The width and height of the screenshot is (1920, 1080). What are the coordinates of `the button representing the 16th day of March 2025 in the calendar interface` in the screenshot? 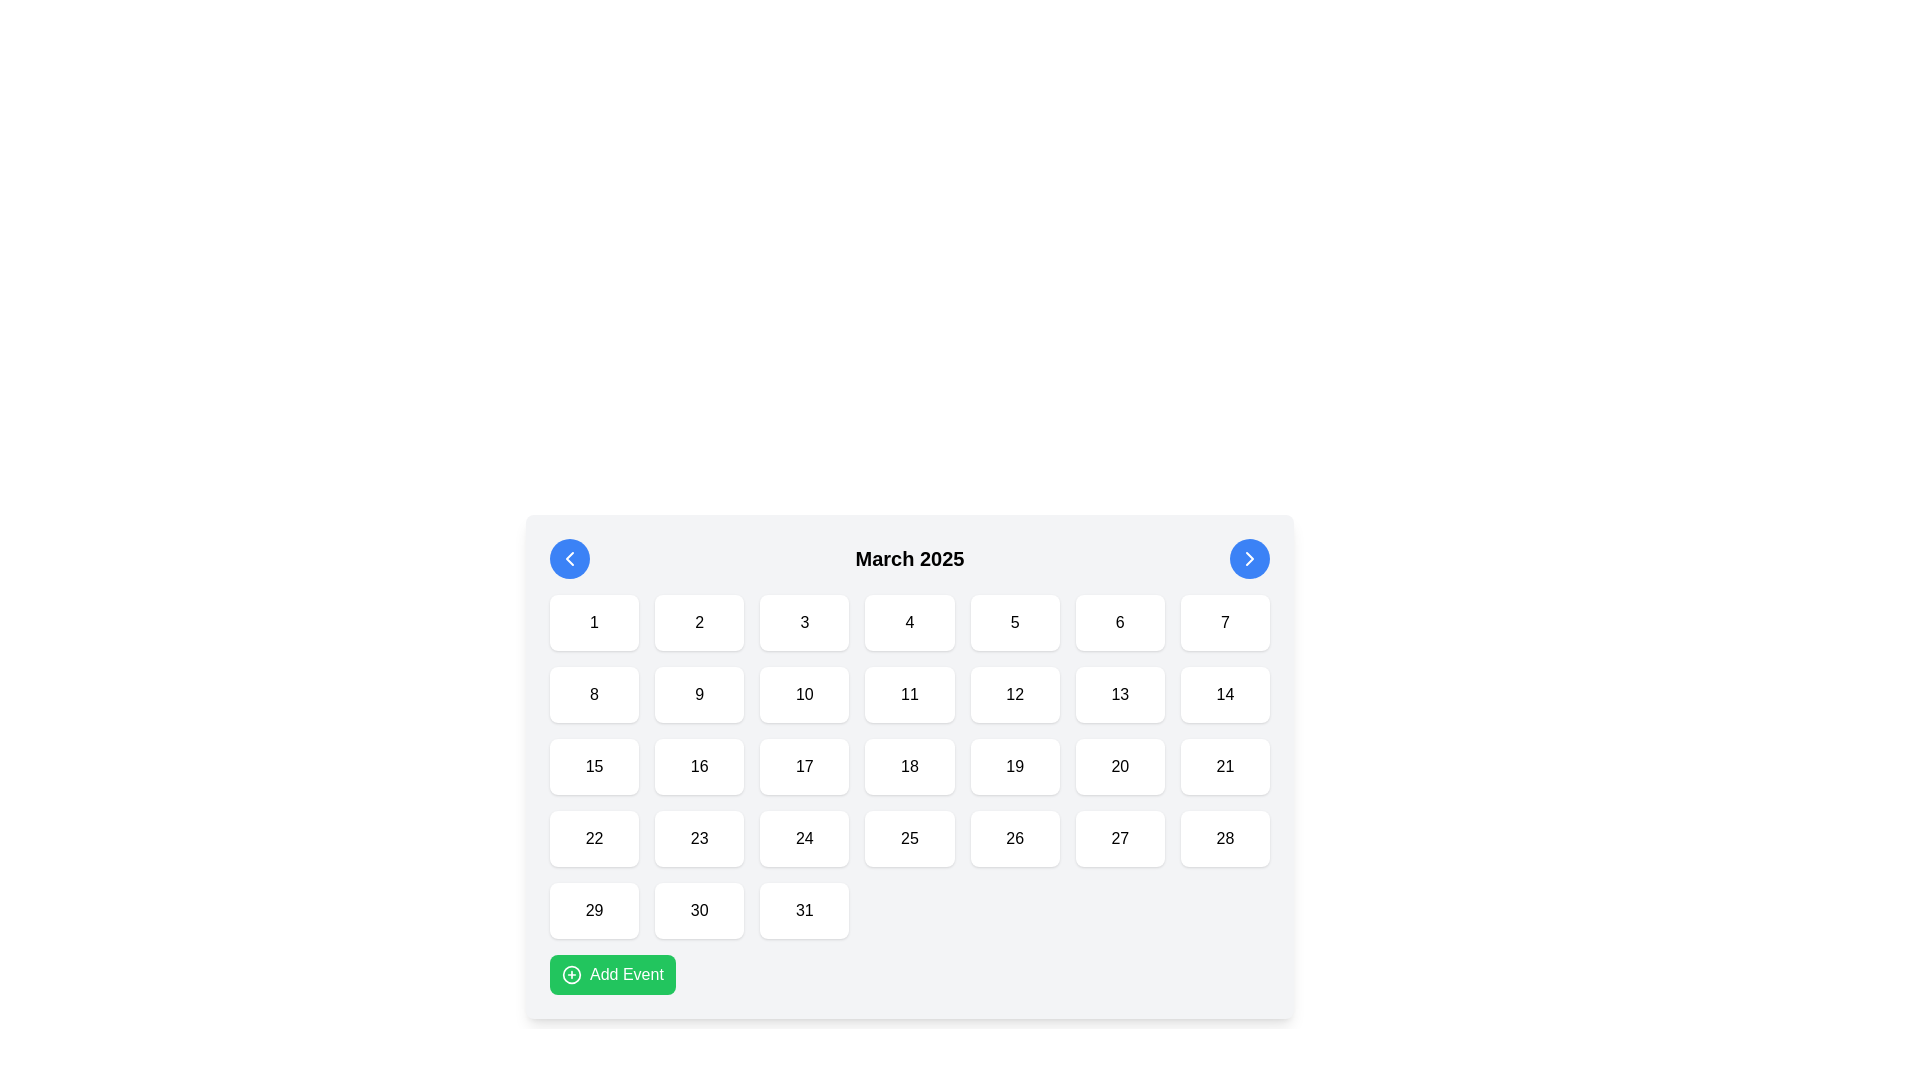 It's located at (699, 766).